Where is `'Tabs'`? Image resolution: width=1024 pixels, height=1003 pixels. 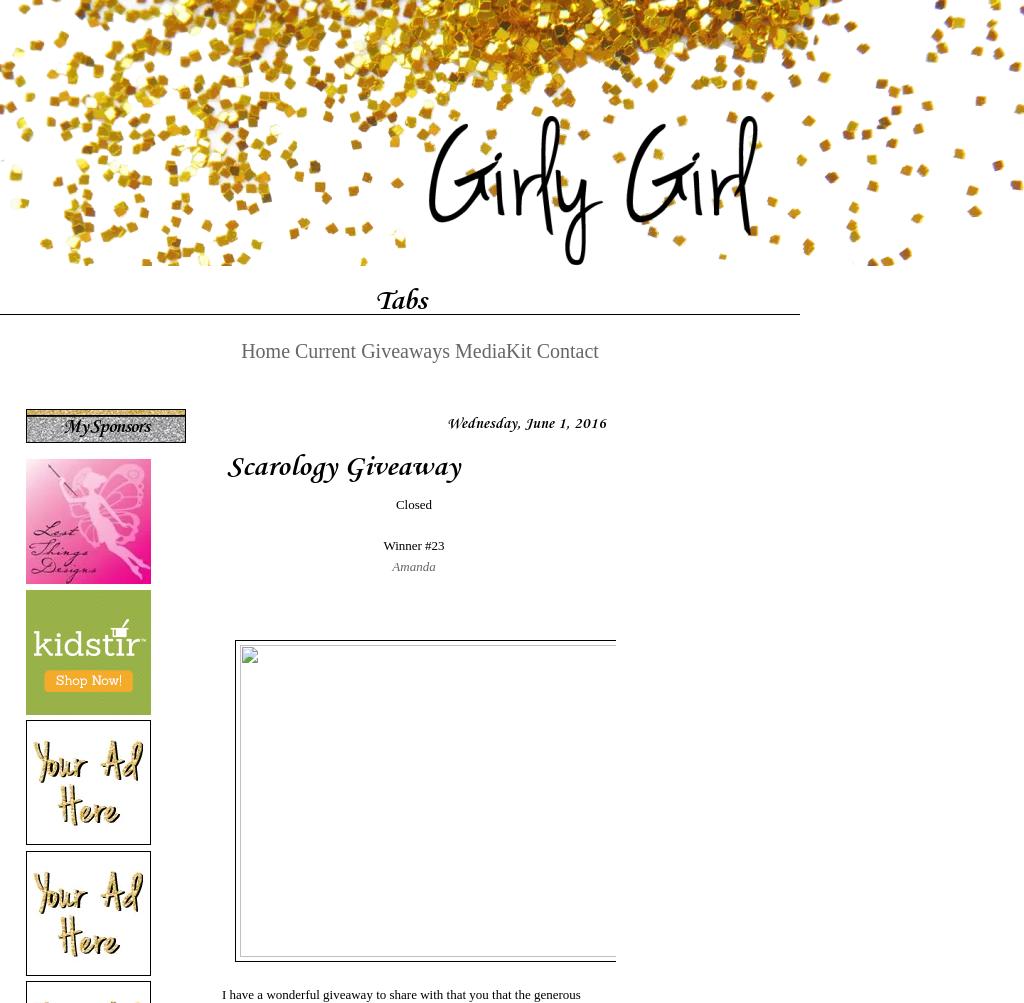
'Tabs' is located at coordinates (373, 298).